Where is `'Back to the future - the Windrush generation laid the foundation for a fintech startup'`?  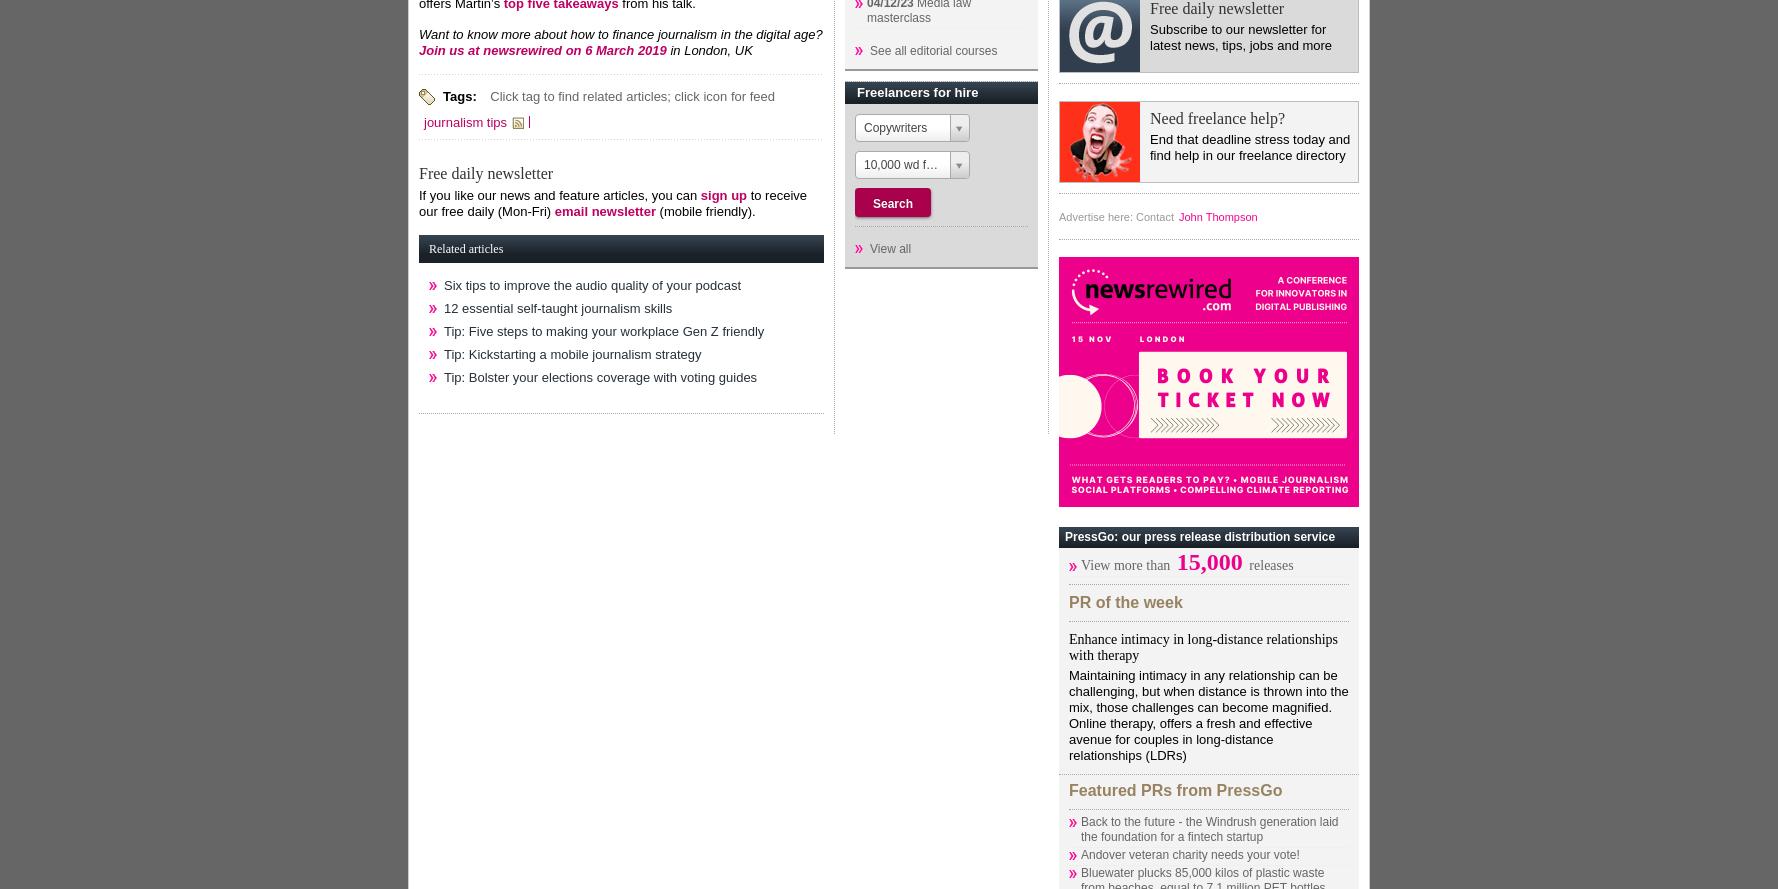
'Back to the future - the Windrush generation laid the foundation for a fintech startup' is located at coordinates (1208, 828).